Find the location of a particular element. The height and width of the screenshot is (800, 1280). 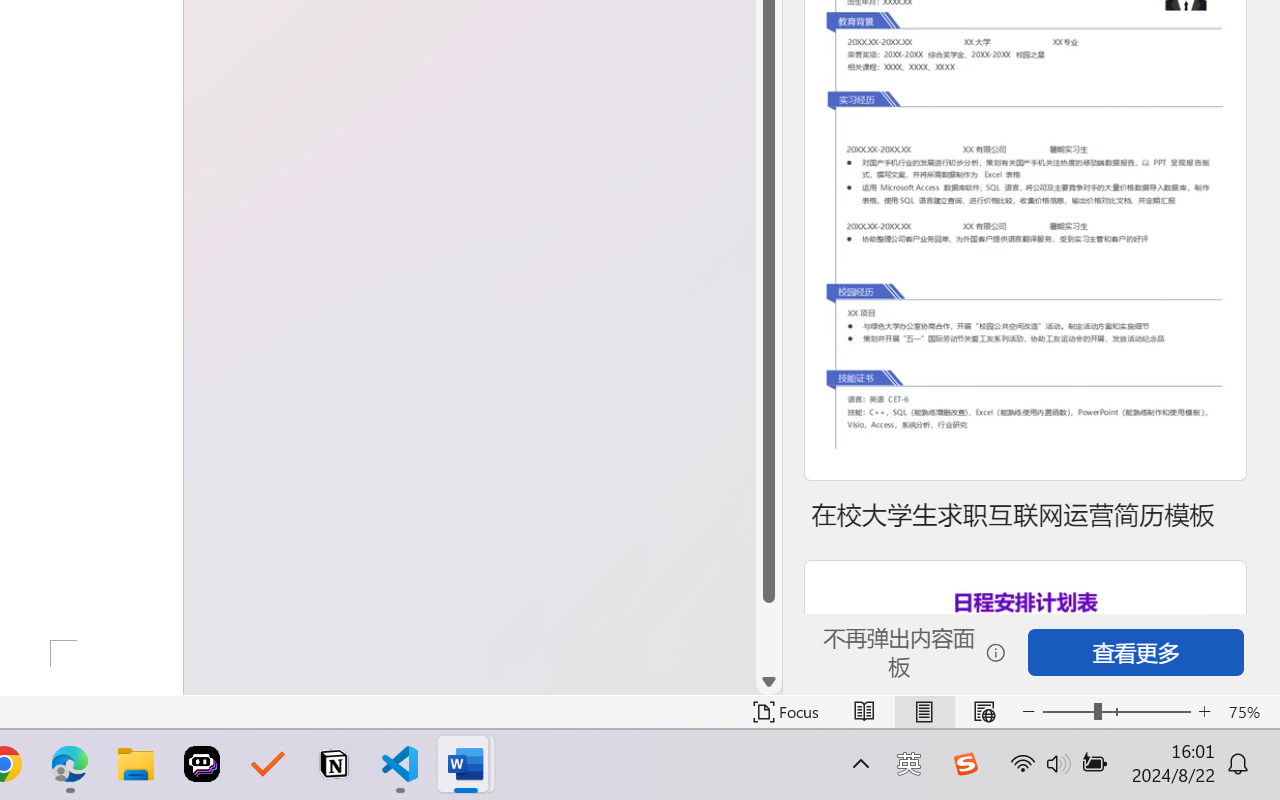

'Zoom Out' is located at coordinates (1067, 711).